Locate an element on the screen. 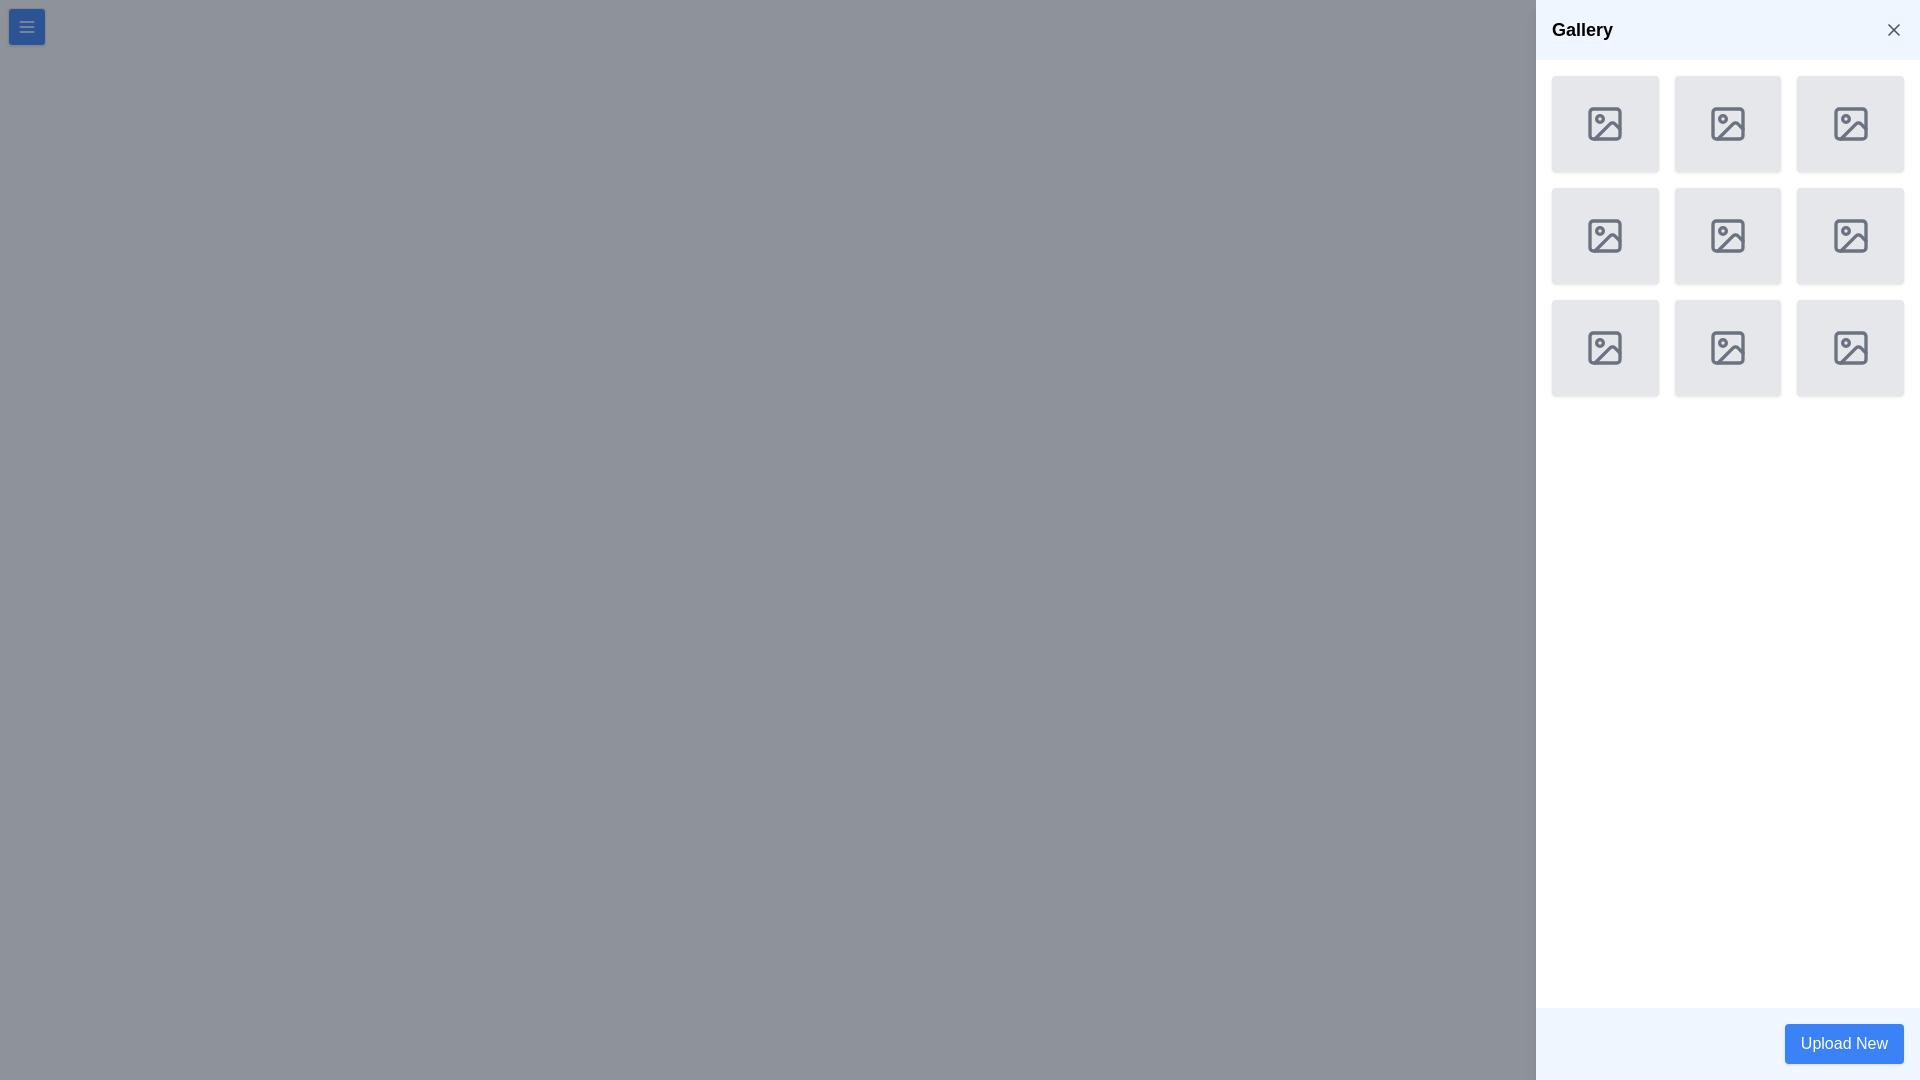 Image resolution: width=1920 pixels, height=1080 pixels. the graphical icon in the first row and first column of the 'Gallery' panel is located at coordinates (1605, 123).